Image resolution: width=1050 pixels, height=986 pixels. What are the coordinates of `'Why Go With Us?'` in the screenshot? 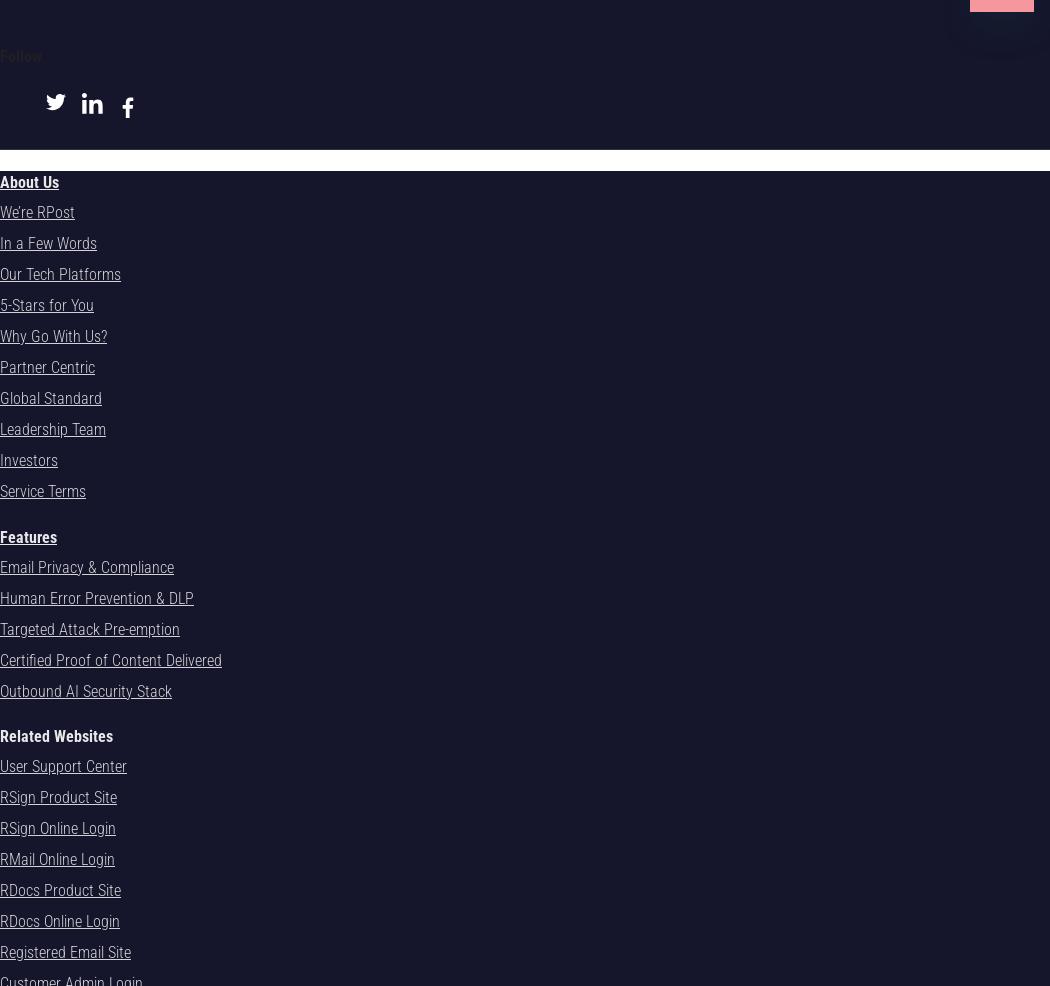 It's located at (52, 335).